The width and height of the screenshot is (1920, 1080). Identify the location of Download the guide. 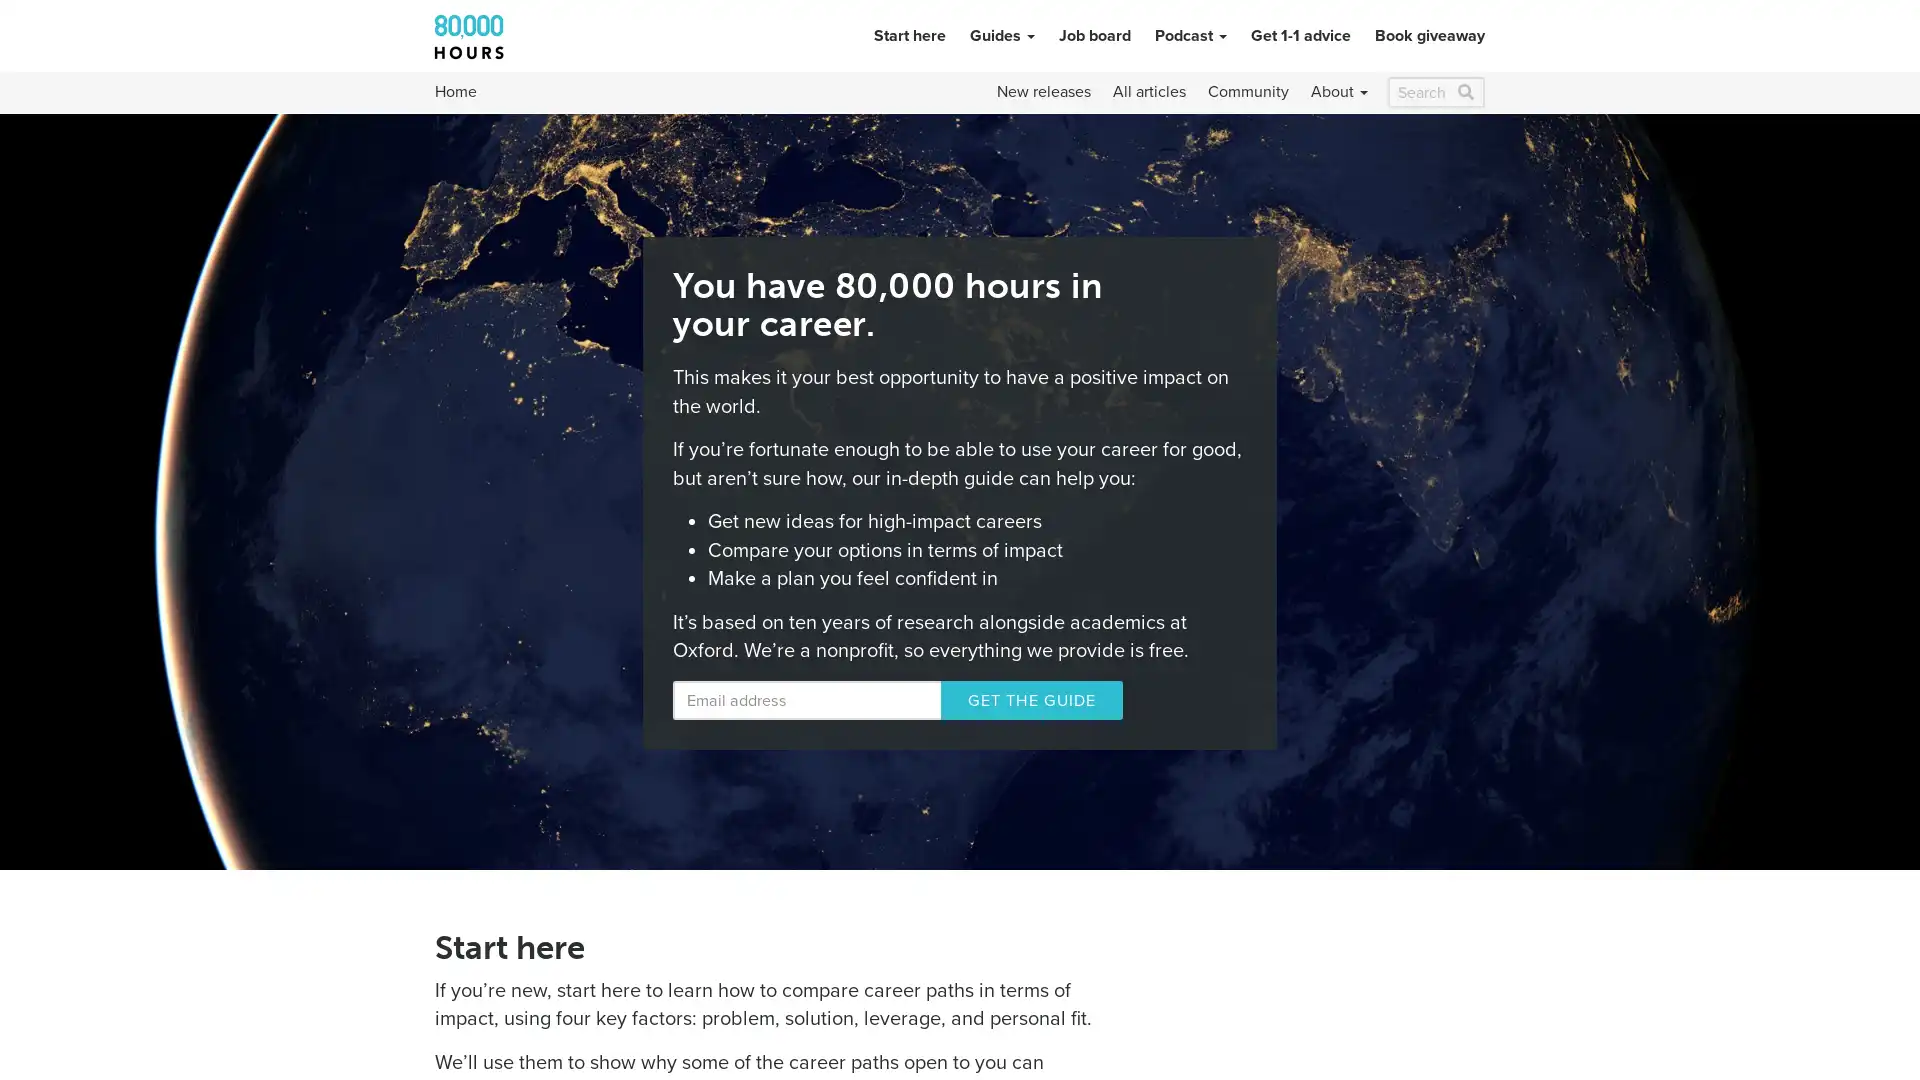
(1000, 699).